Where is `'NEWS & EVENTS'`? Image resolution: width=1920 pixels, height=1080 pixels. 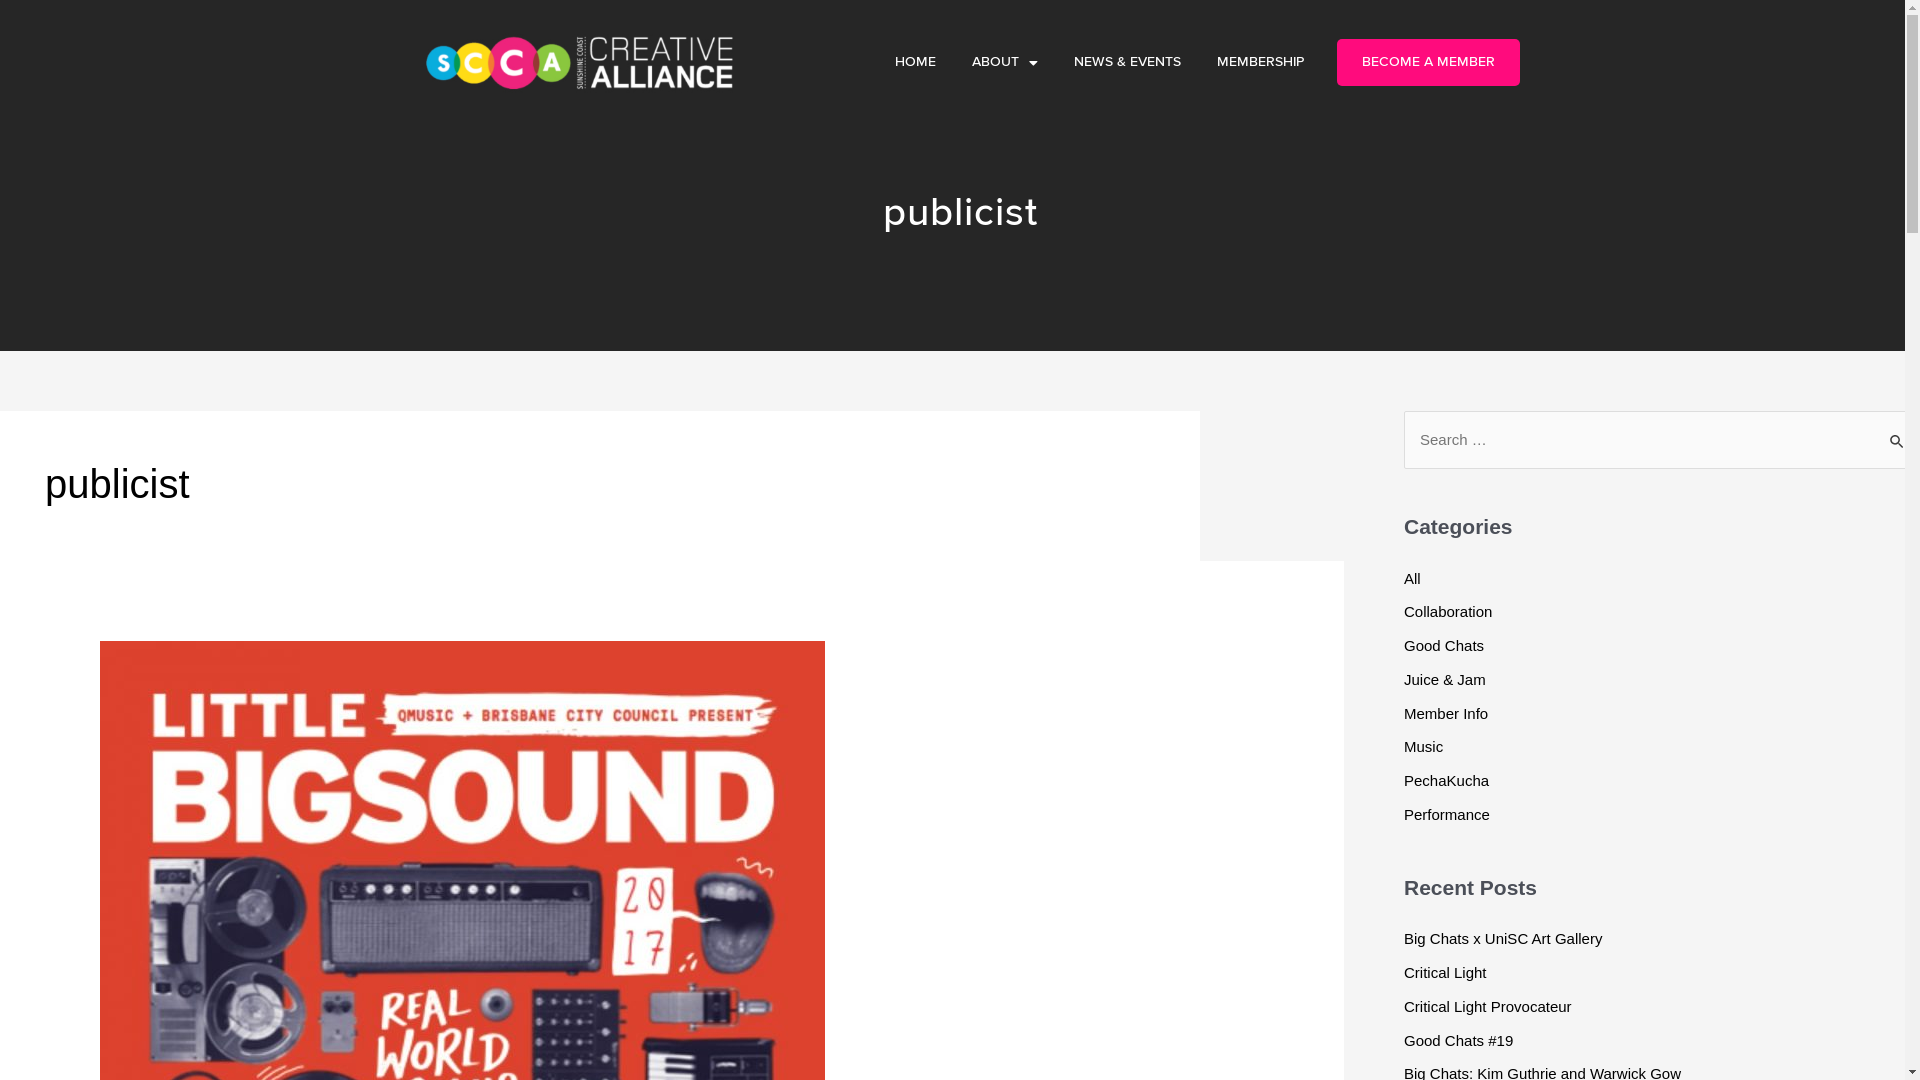
'NEWS & EVENTS' is located at coordinates (1127, 61).